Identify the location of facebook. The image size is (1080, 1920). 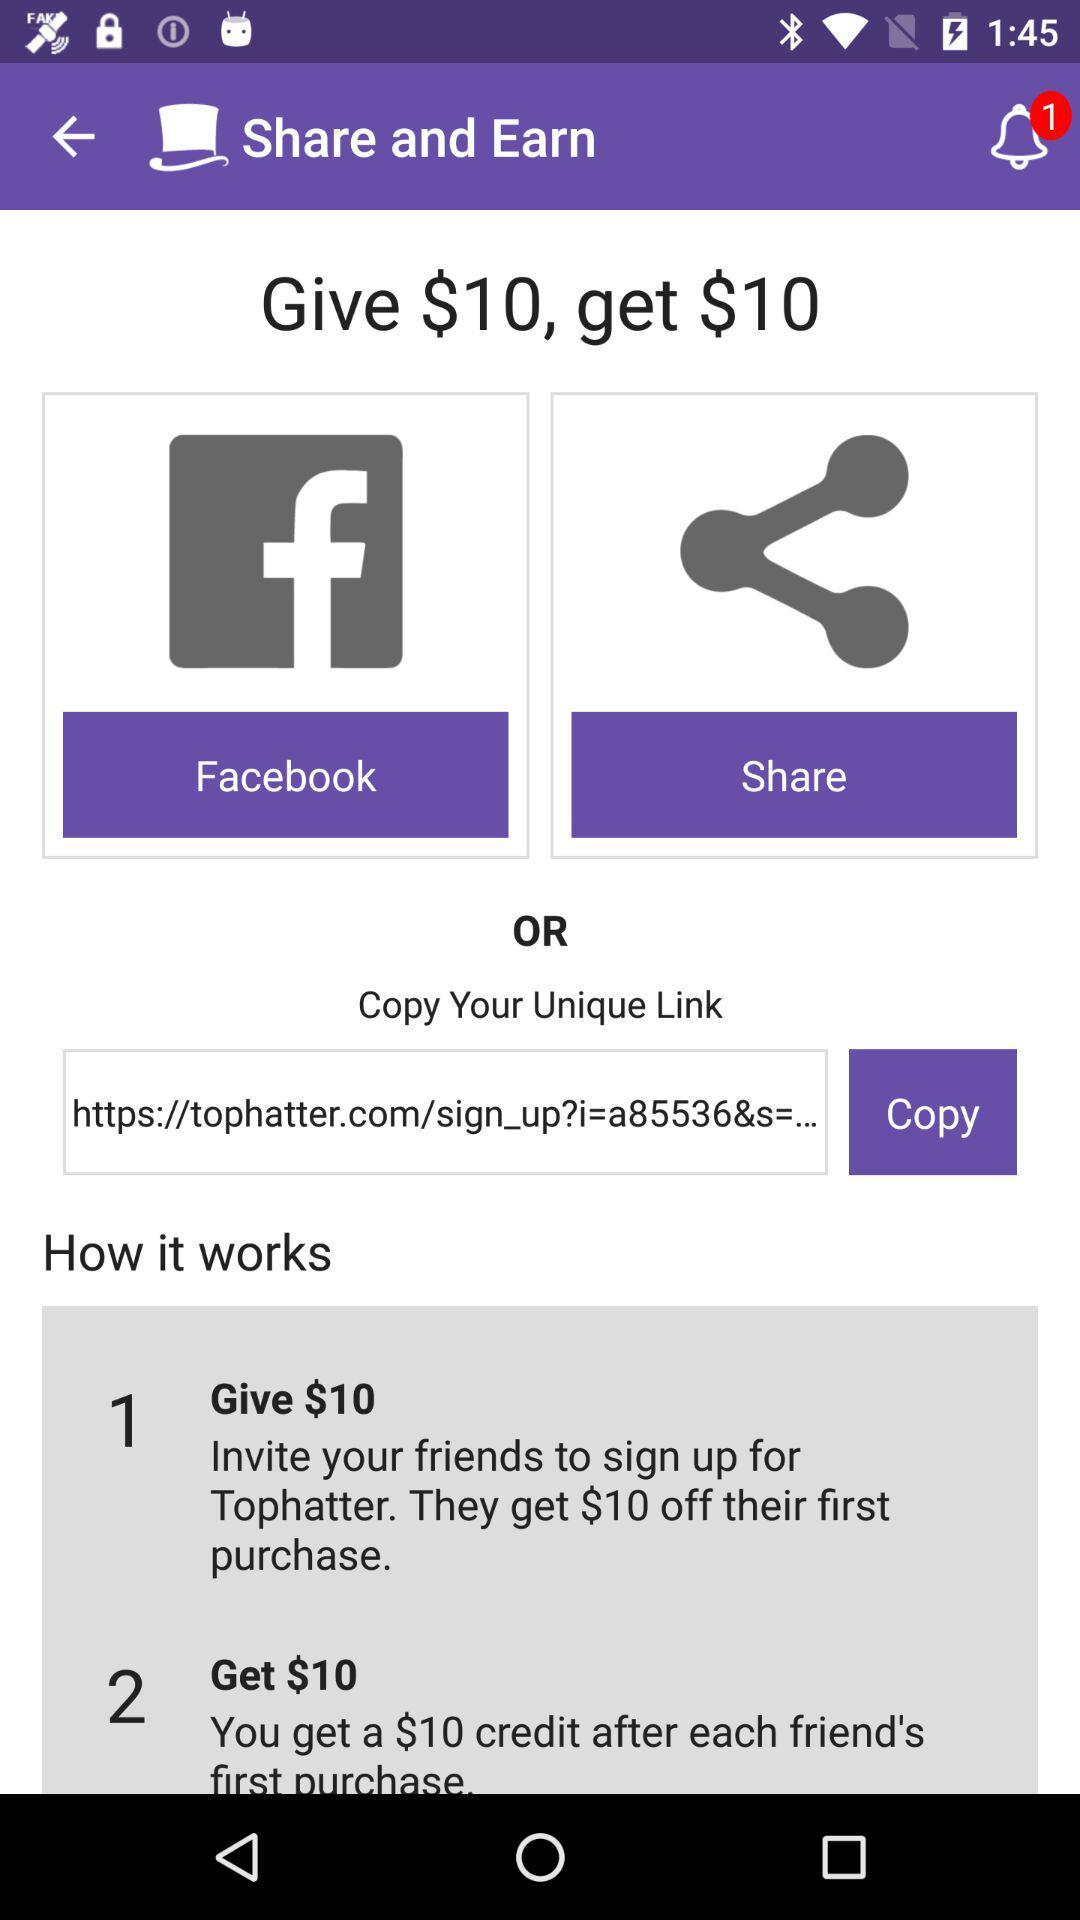
(285, 773).